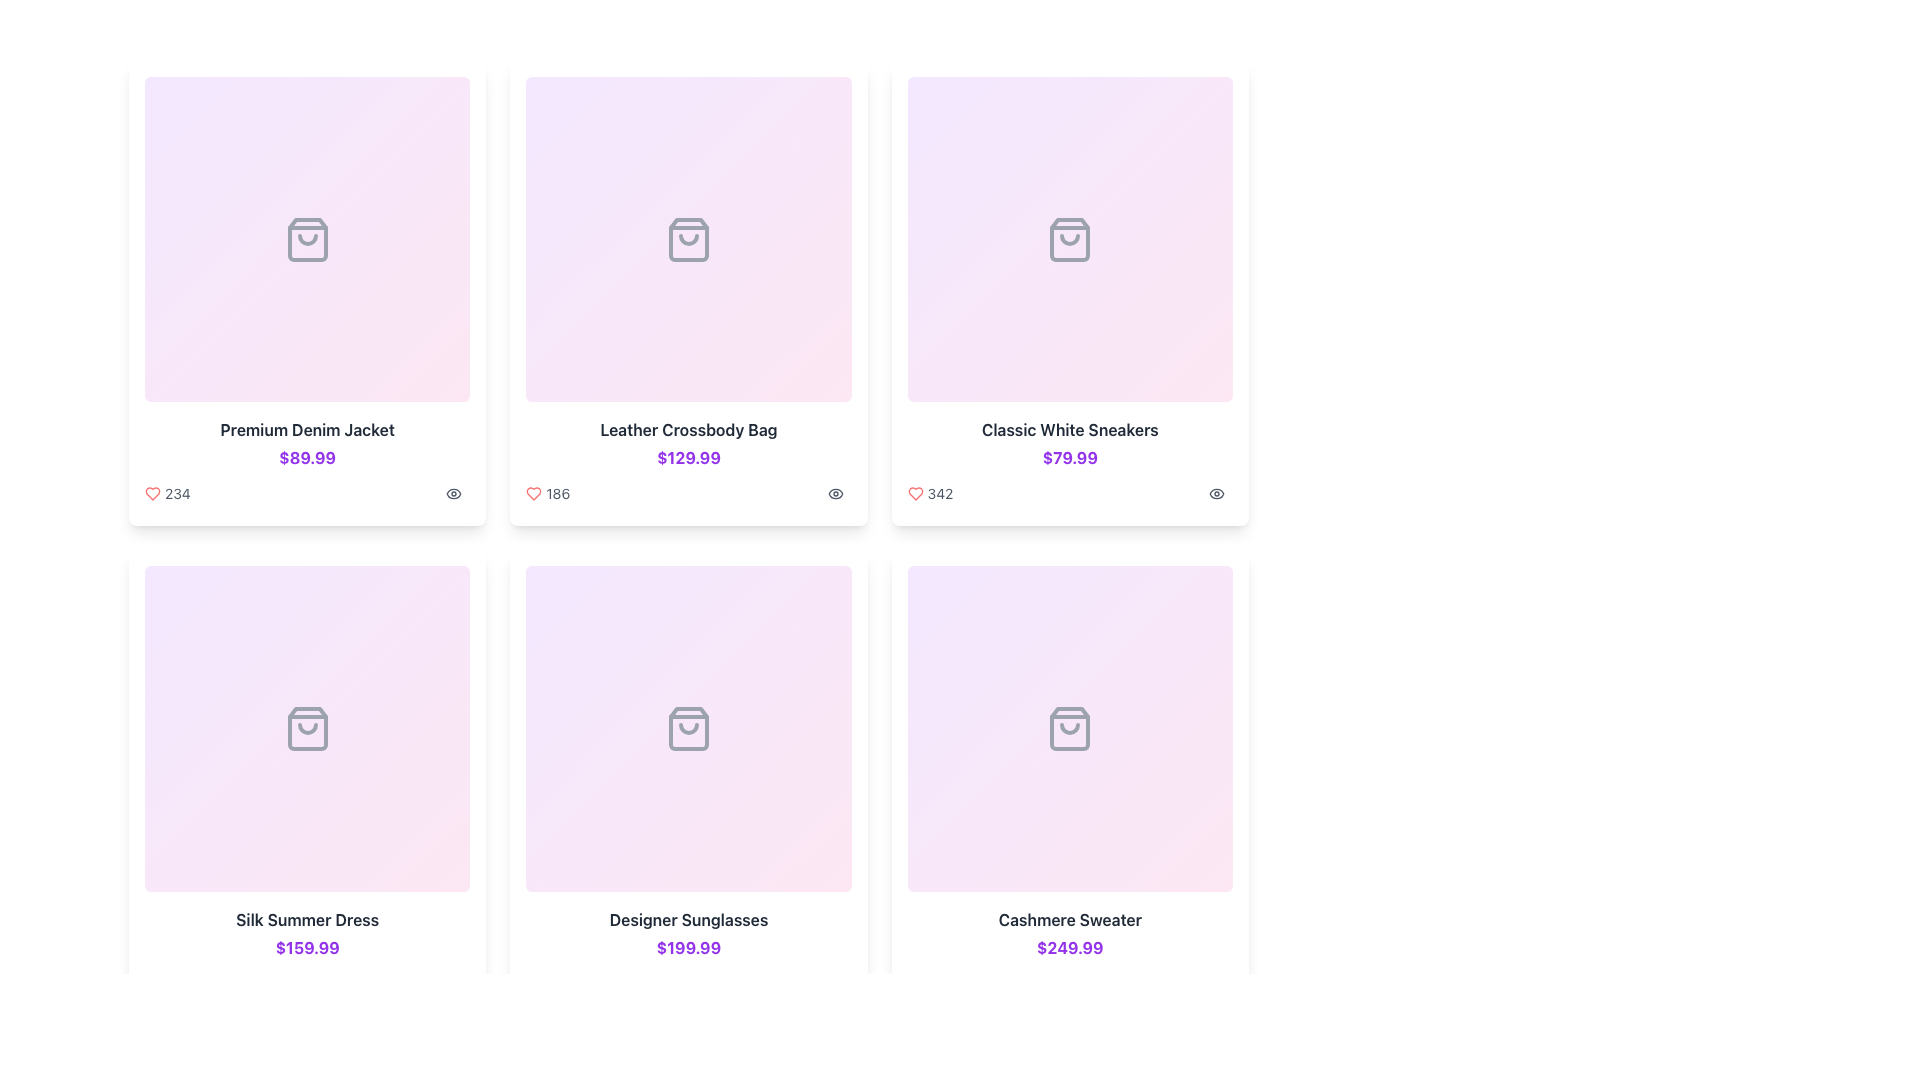 The image size is (1920, 1080). I want to click on the circular button featuring an eye icon, located below the price text '$89.99' for the 'Premium Denim Jacket' item, so click(453, 494).